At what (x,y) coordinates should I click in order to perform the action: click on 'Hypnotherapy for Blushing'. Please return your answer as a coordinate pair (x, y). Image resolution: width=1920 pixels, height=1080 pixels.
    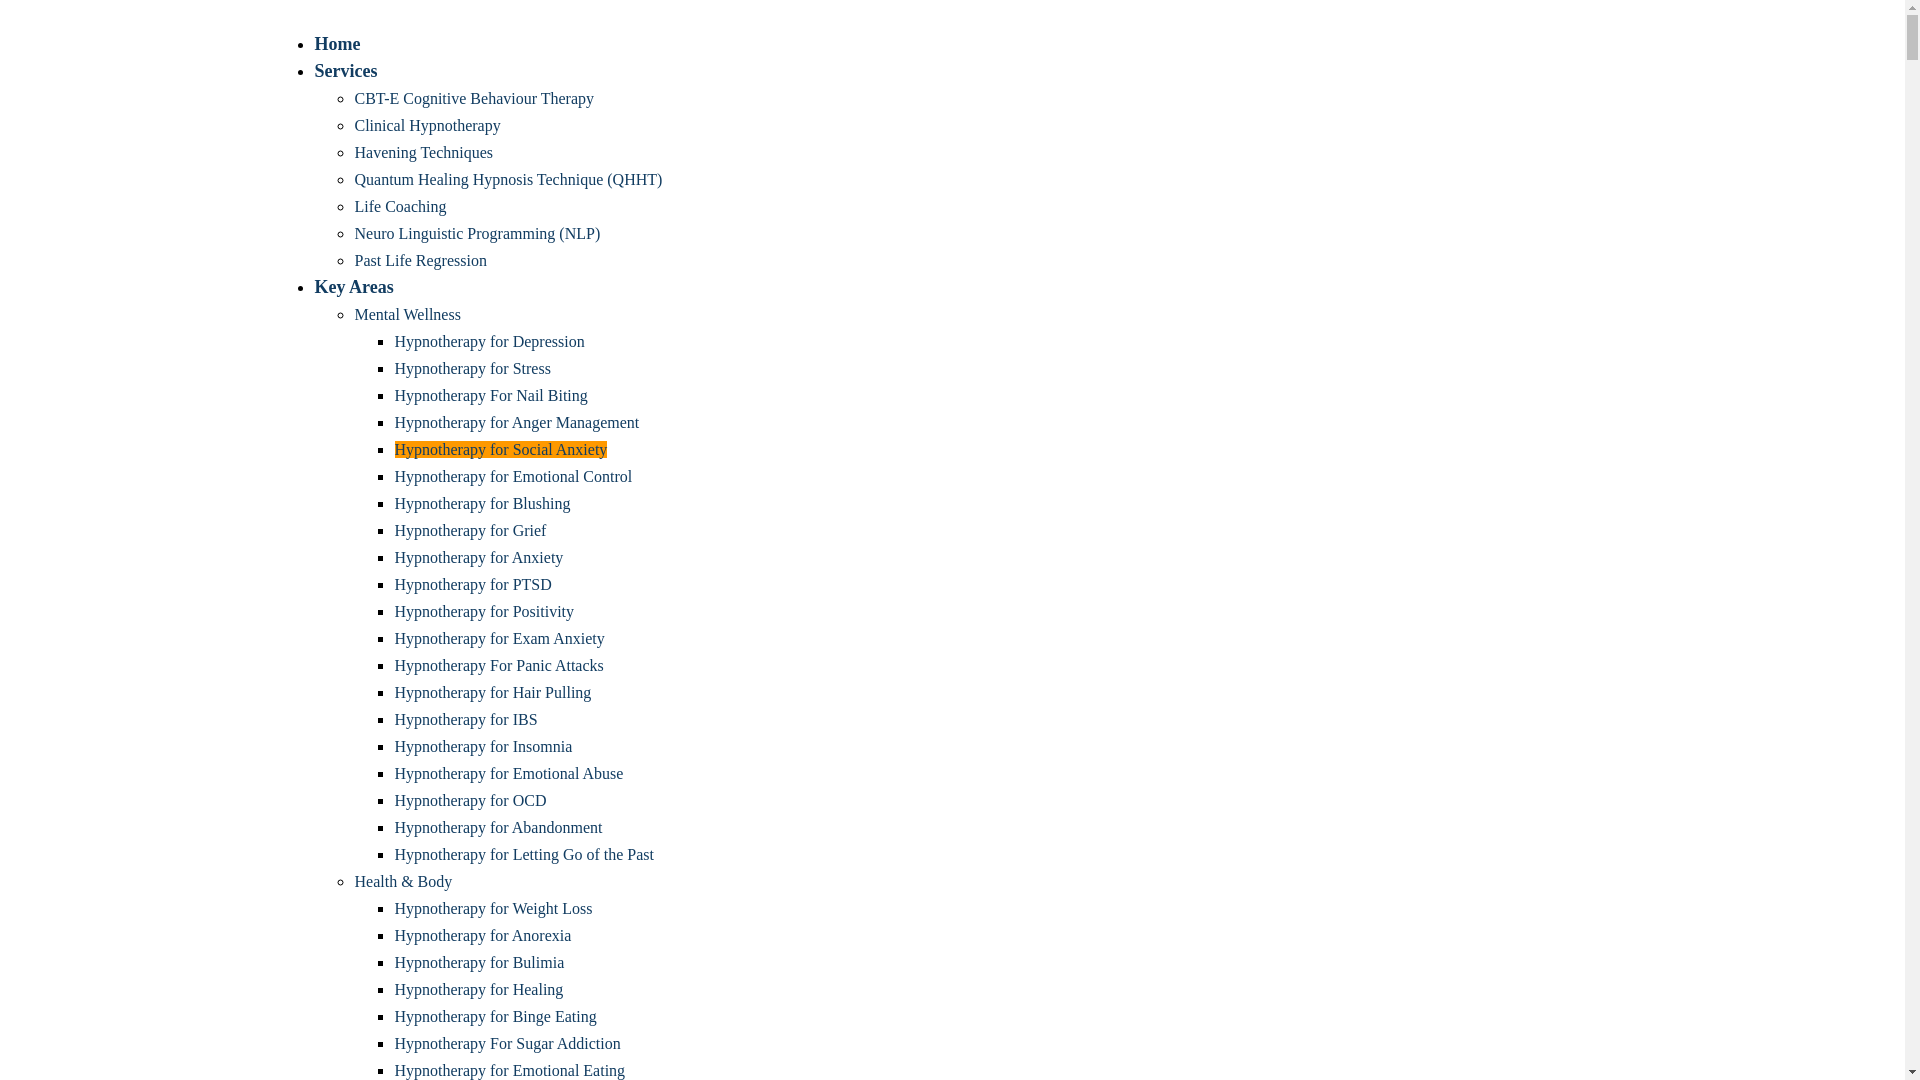
    Looking at the image, I should click on (481, 502).